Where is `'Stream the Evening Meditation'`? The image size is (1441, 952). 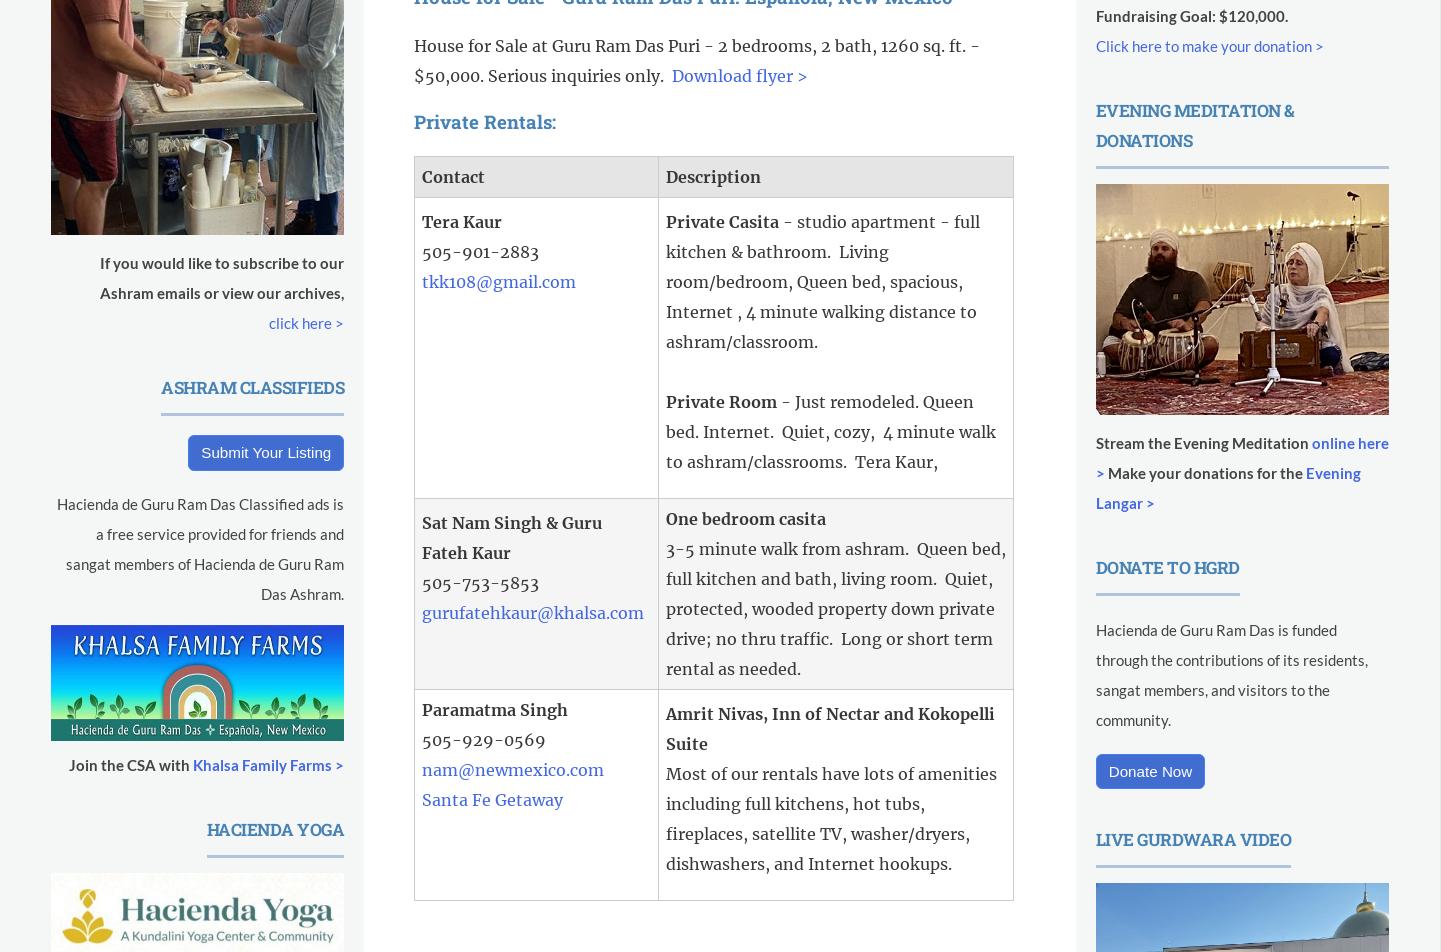 'Stream the Evening Meditation' is located at coordinates (1202, 442).